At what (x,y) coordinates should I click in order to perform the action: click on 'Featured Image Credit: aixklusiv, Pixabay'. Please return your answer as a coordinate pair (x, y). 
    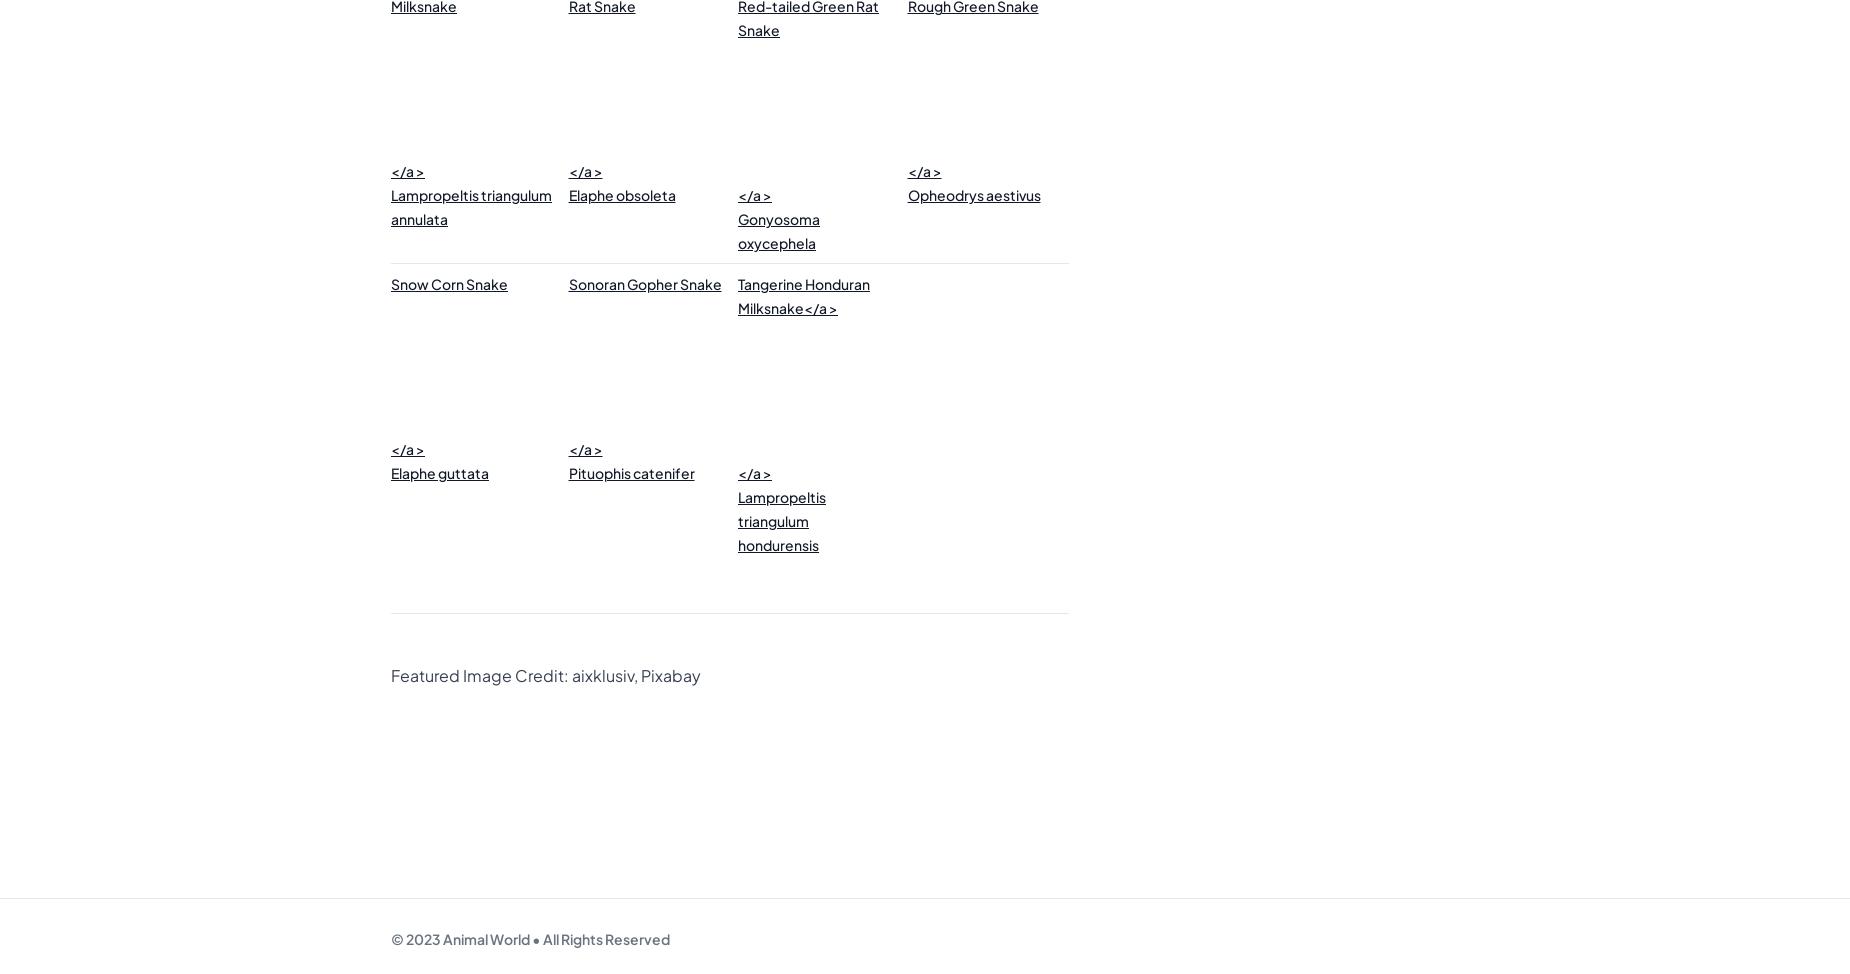
    Looking at the image, I should click on (545, 675).